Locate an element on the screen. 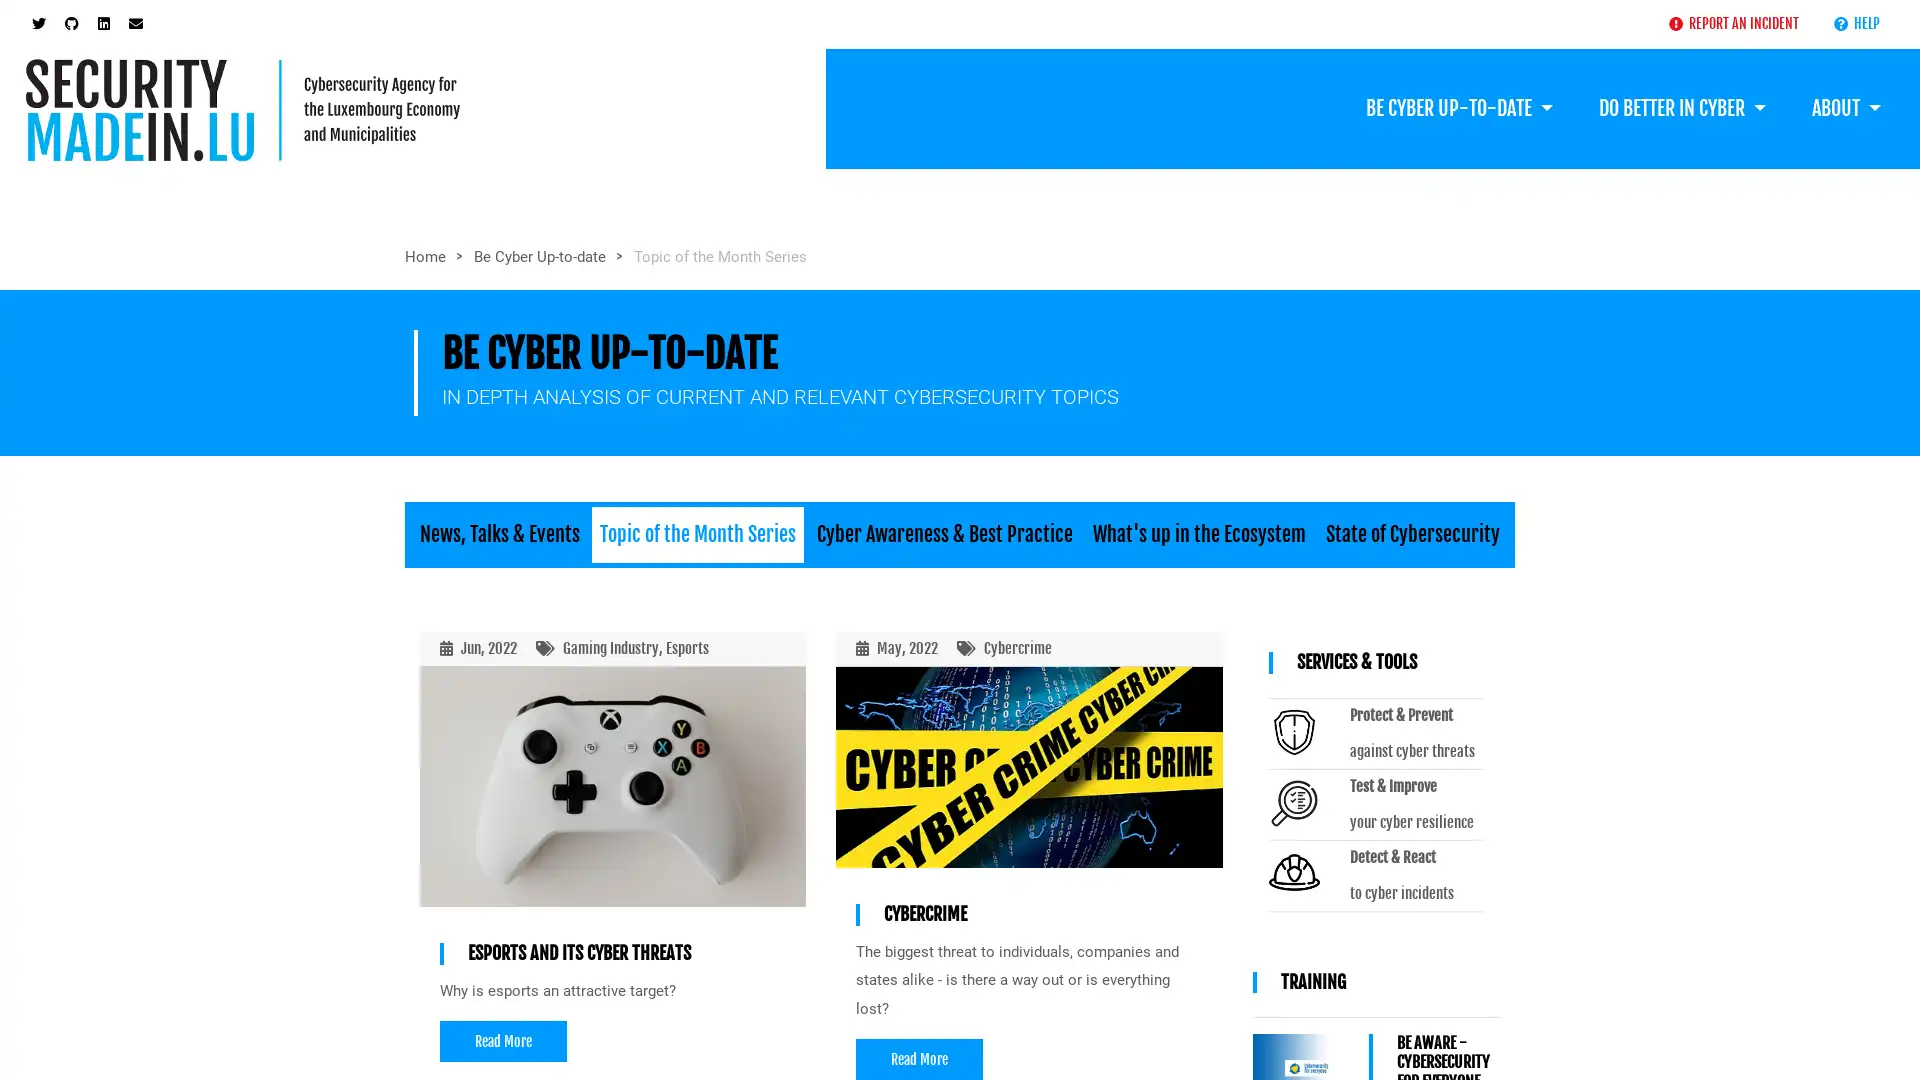 This screenshot has height=1080, width=1920. BE CYBER UP-TO-DATE is located at coordinates (1458, 108).